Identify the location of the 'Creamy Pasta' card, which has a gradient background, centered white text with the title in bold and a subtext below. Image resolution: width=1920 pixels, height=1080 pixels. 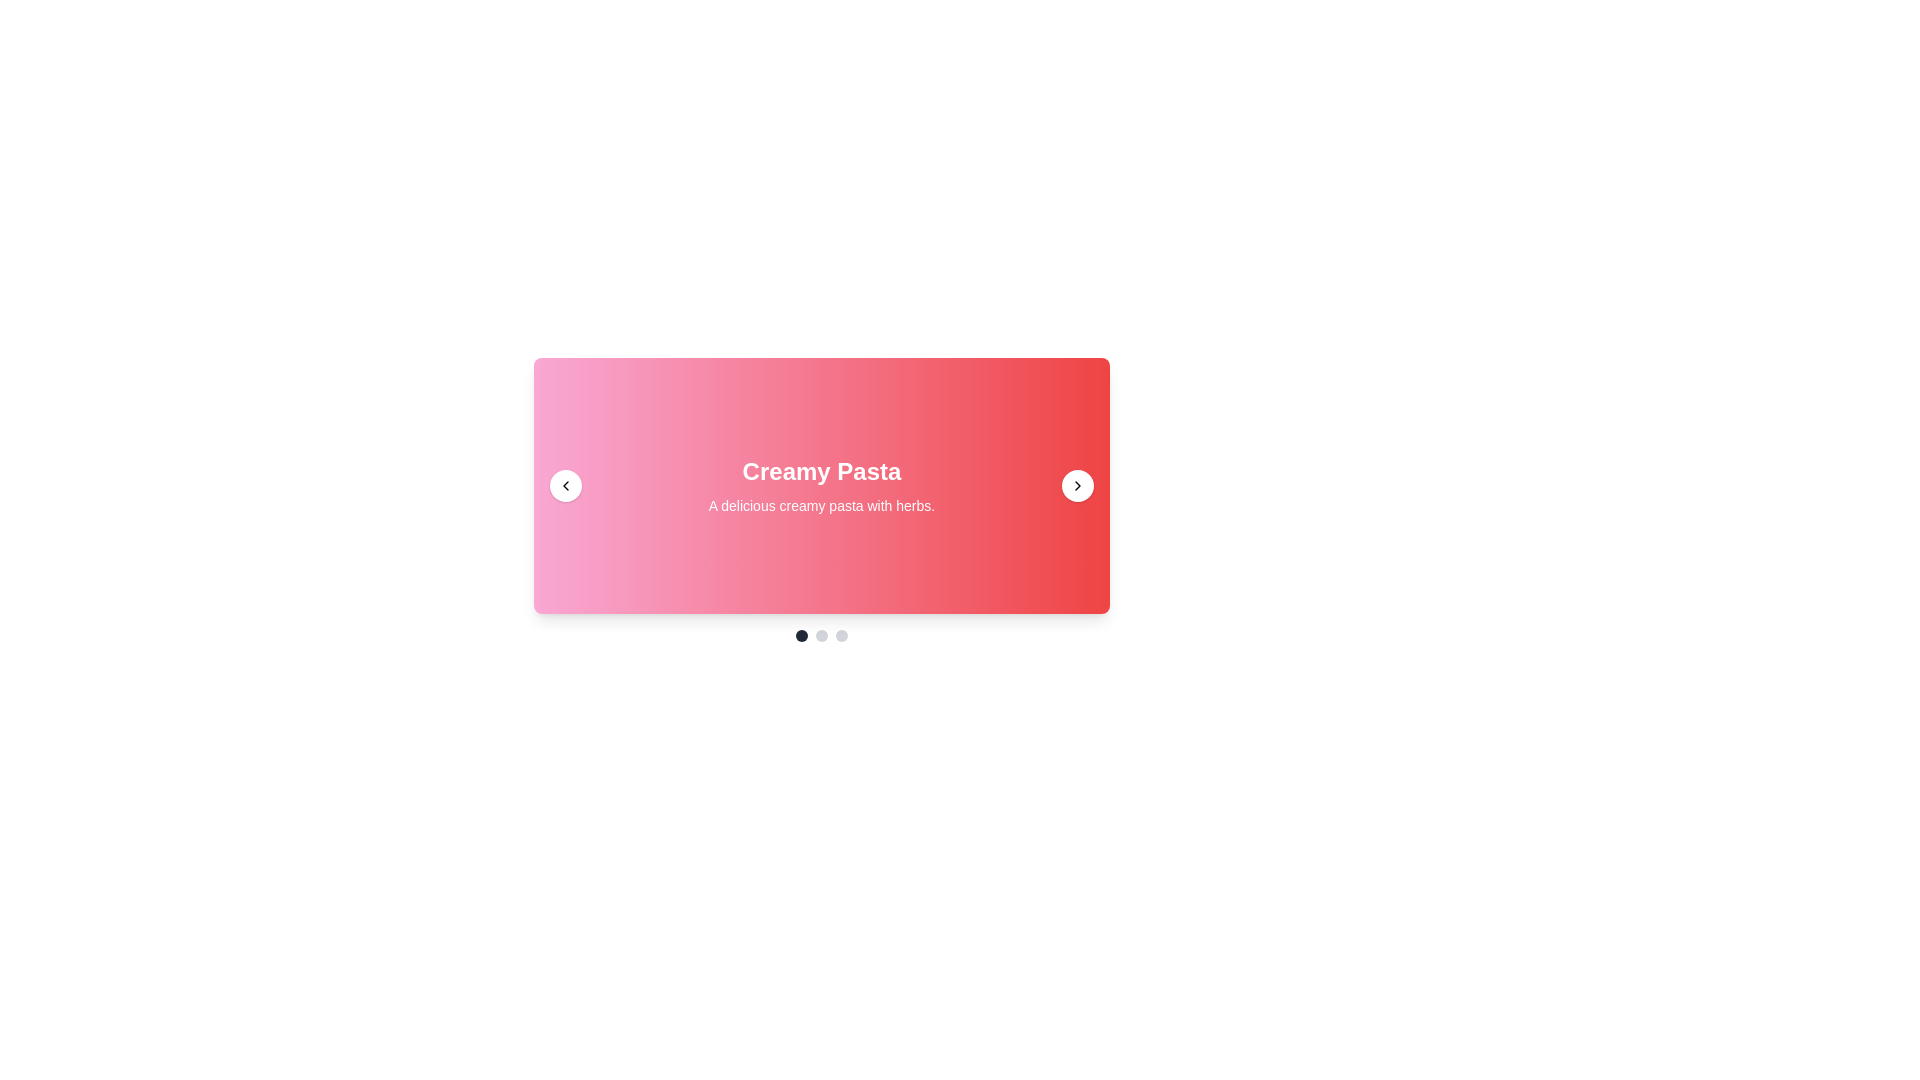
(821, 486).